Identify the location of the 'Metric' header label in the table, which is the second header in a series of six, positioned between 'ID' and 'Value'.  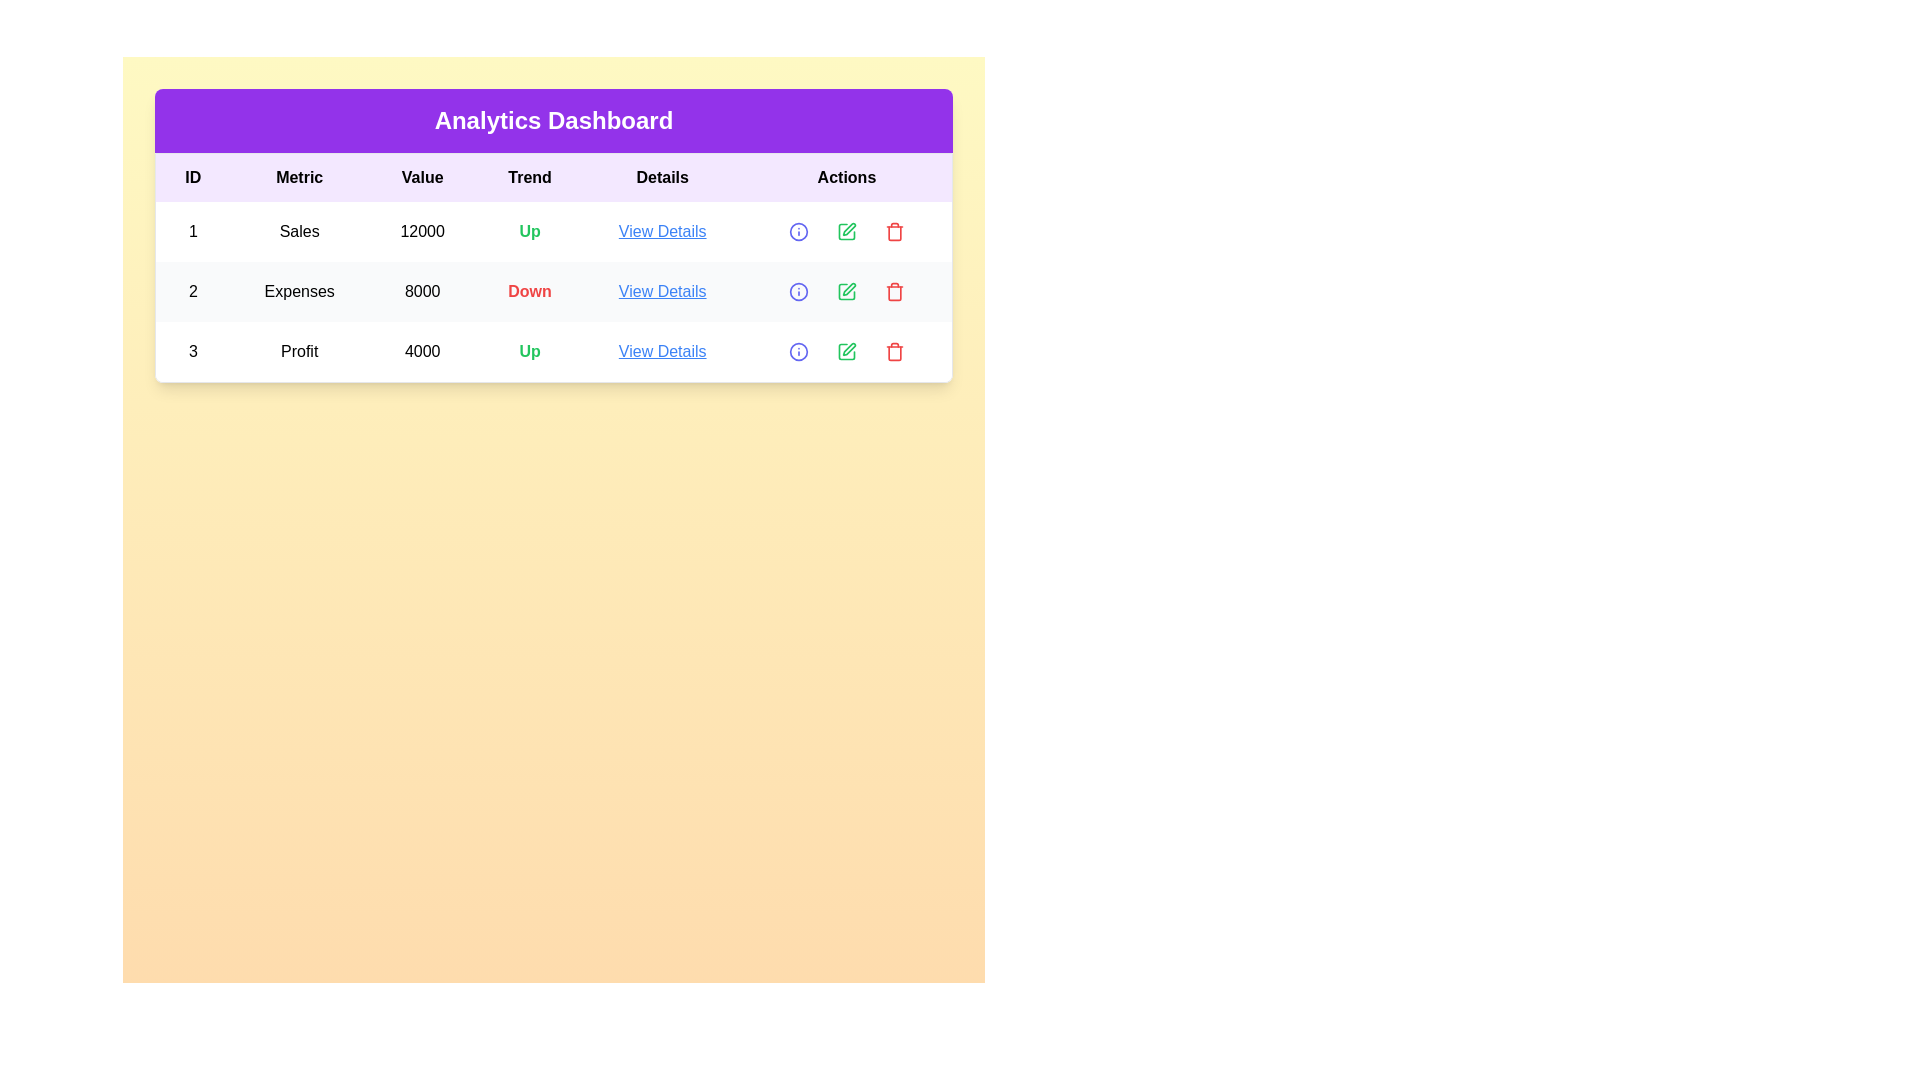
(298, 176).